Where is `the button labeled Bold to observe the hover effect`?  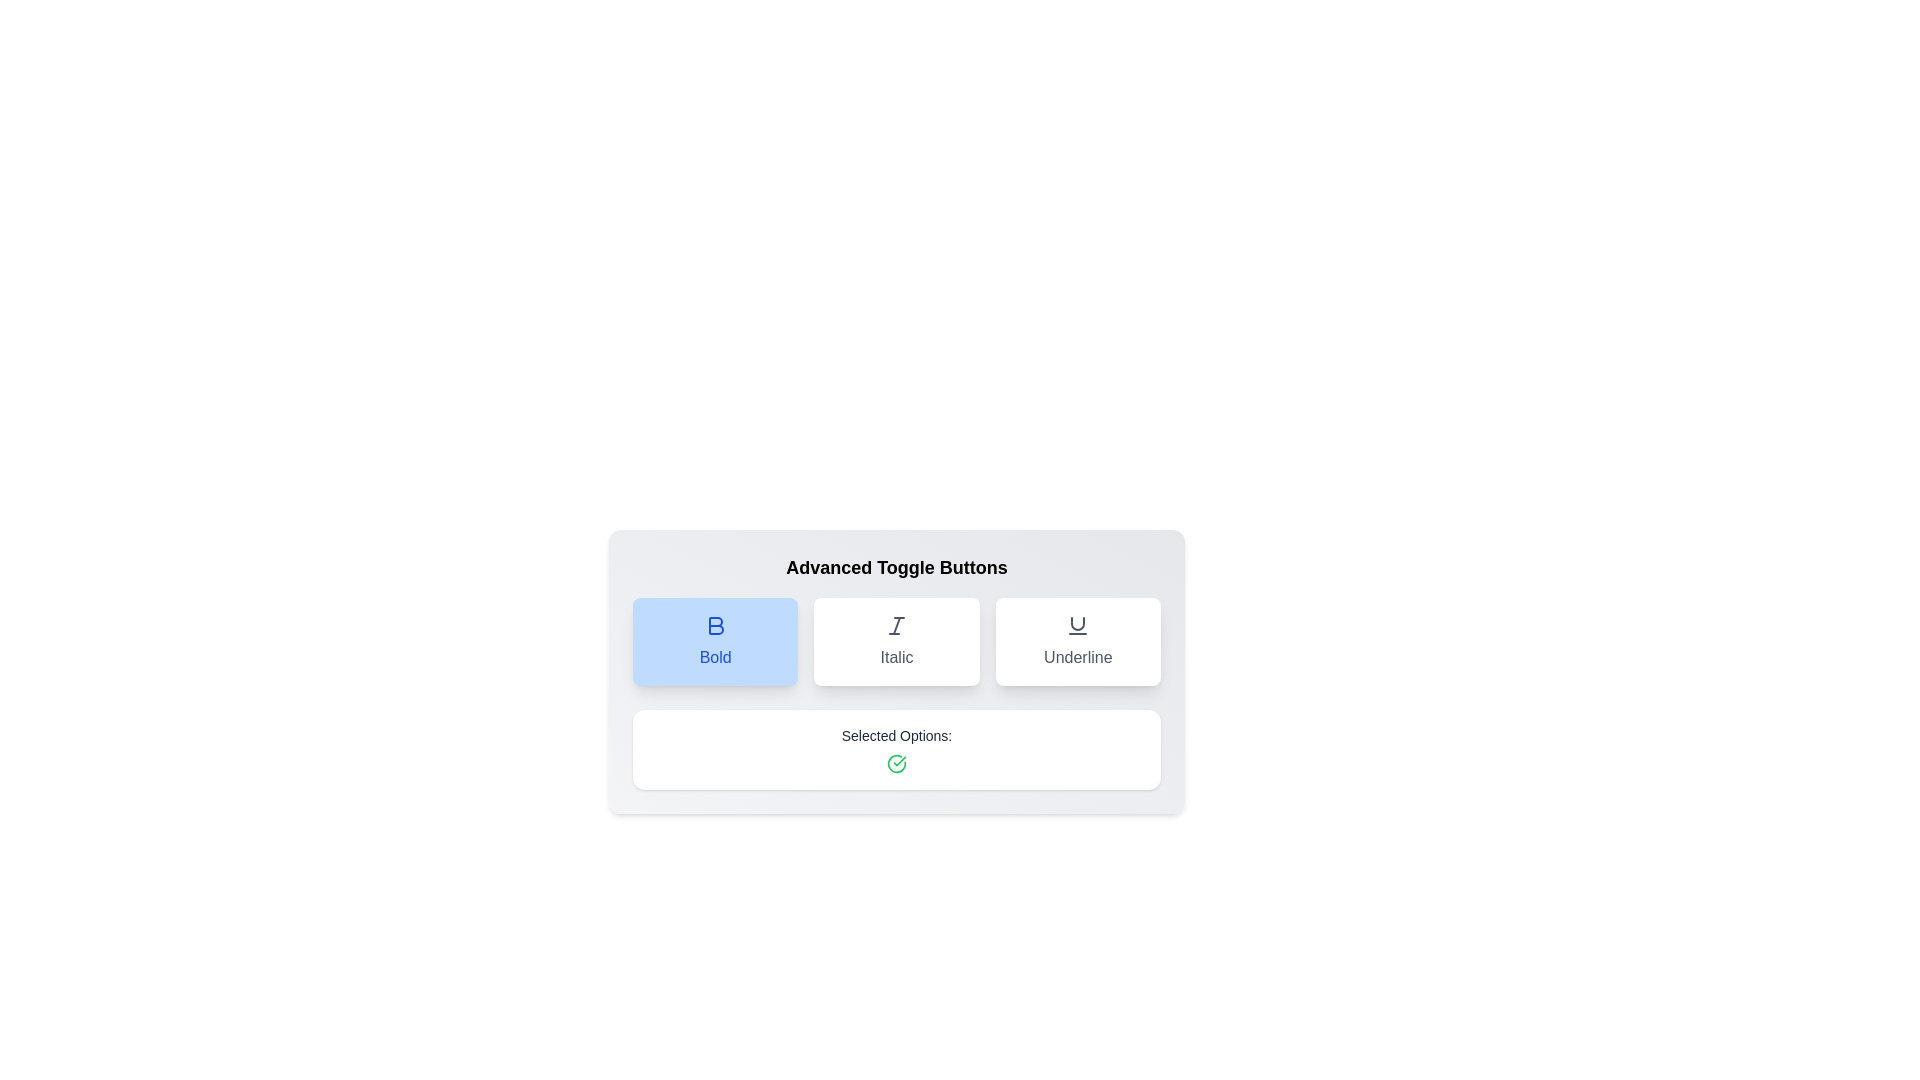 the button labeled Bold to observe the hover effect is located at coordinates (715, 641).